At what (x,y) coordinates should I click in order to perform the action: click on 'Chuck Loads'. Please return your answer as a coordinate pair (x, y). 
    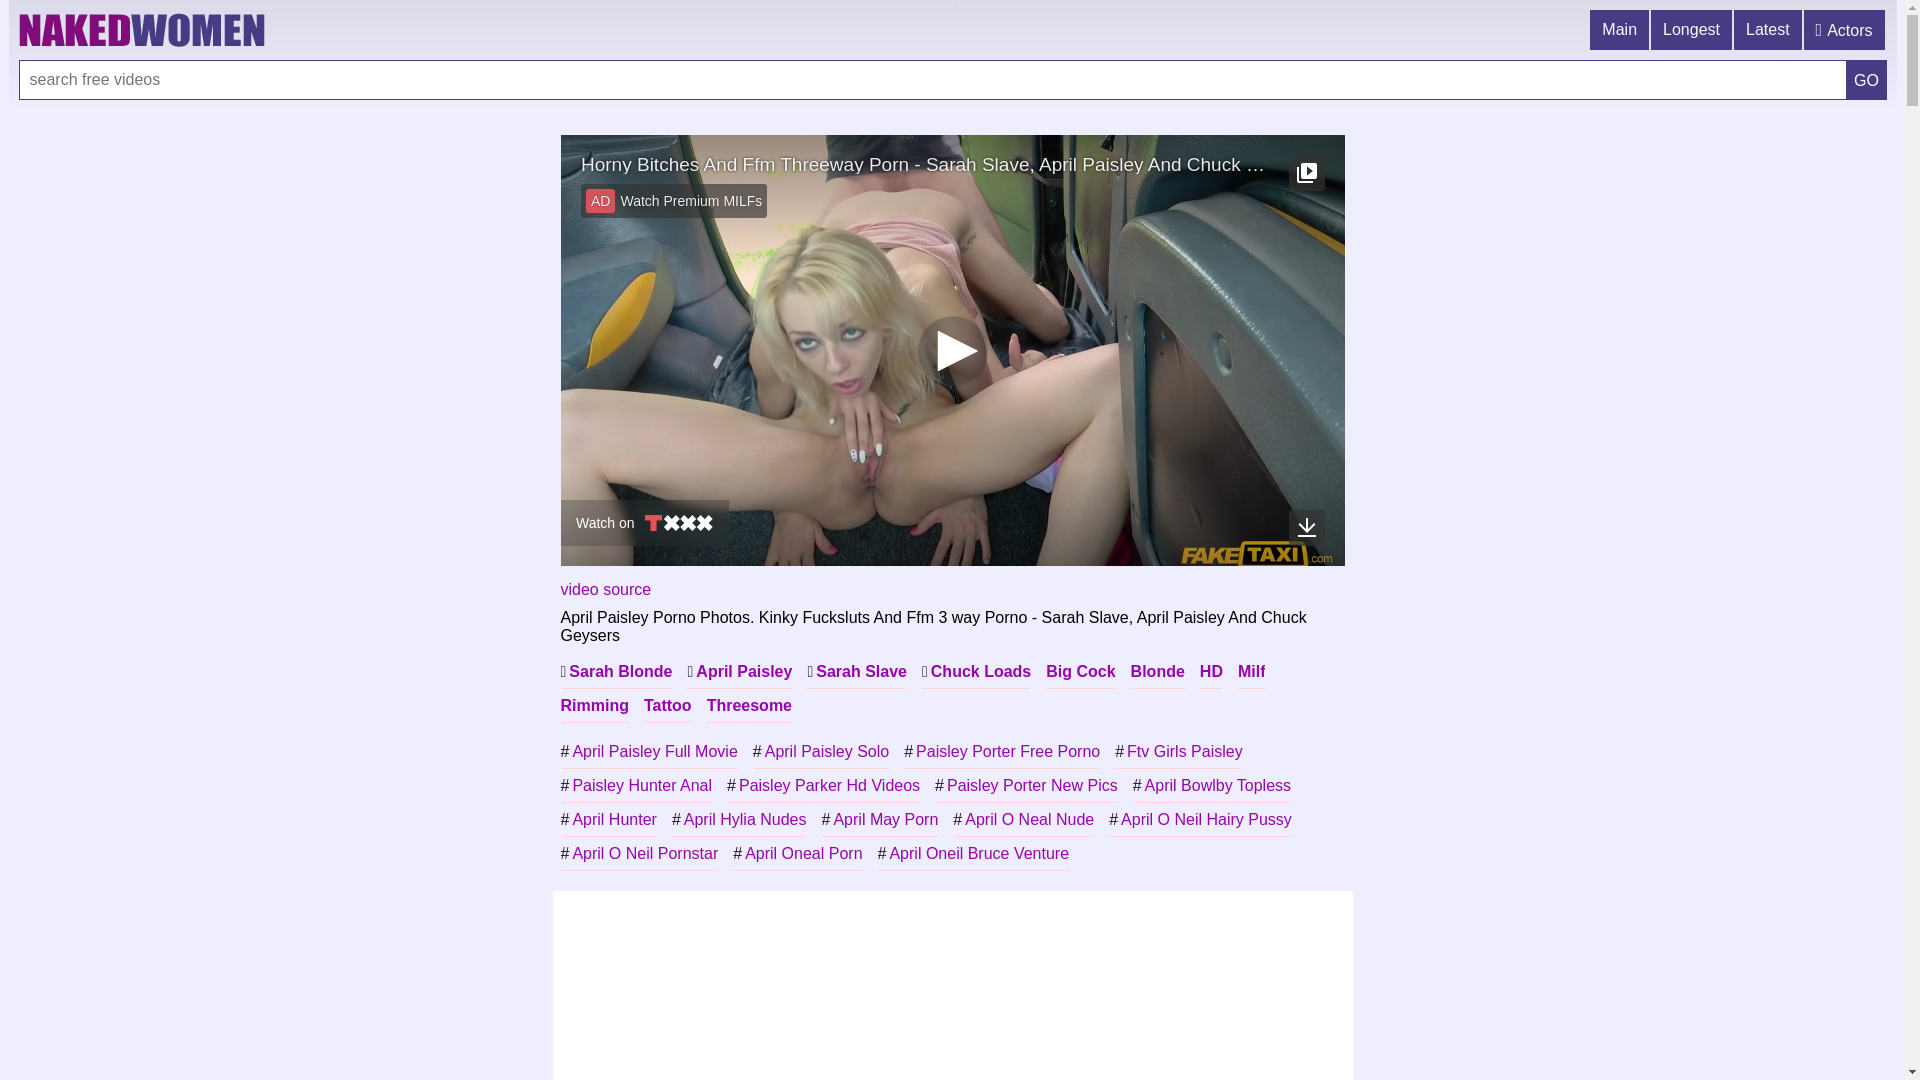
    Looking at the image, I should click on (976, 671).